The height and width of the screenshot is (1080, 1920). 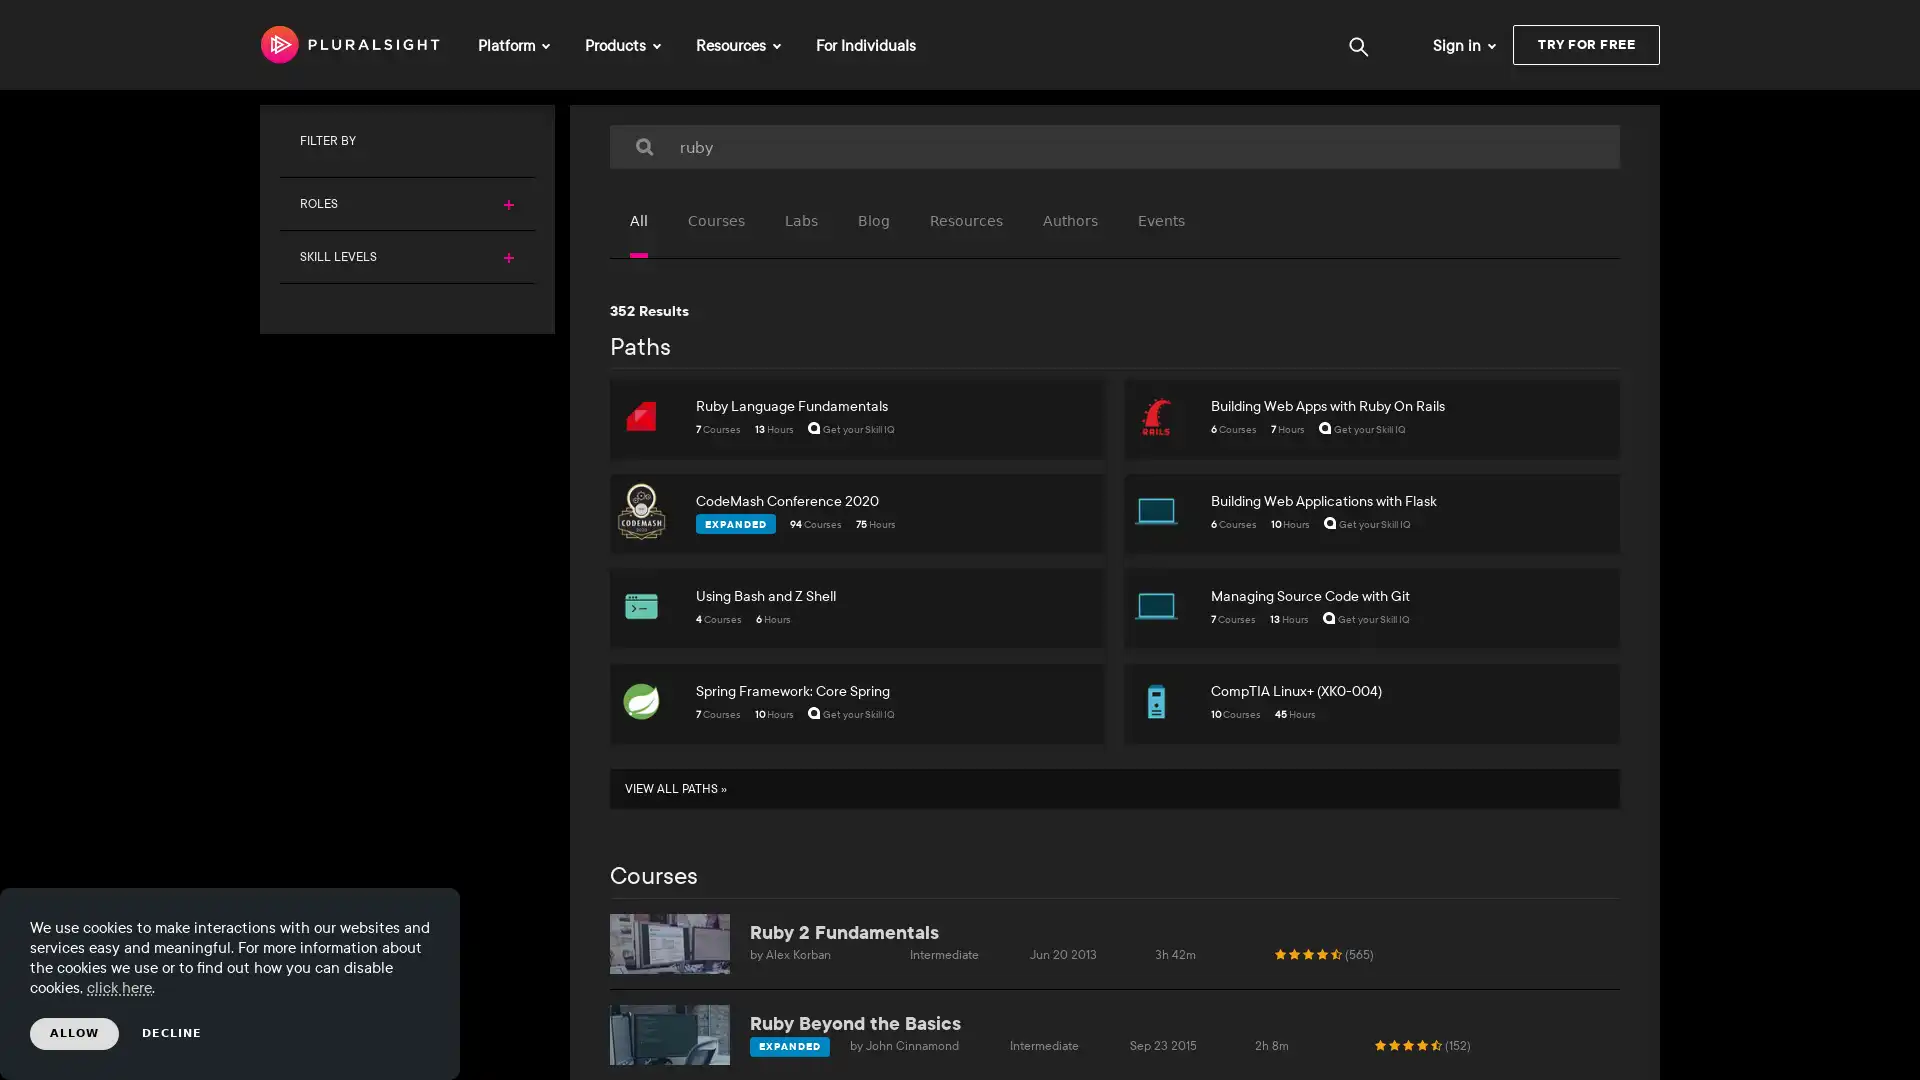 What do you see at coordinates (74, 1033) in the screenshot?
I see `ALLOW` at bounding box center [74, 1033].